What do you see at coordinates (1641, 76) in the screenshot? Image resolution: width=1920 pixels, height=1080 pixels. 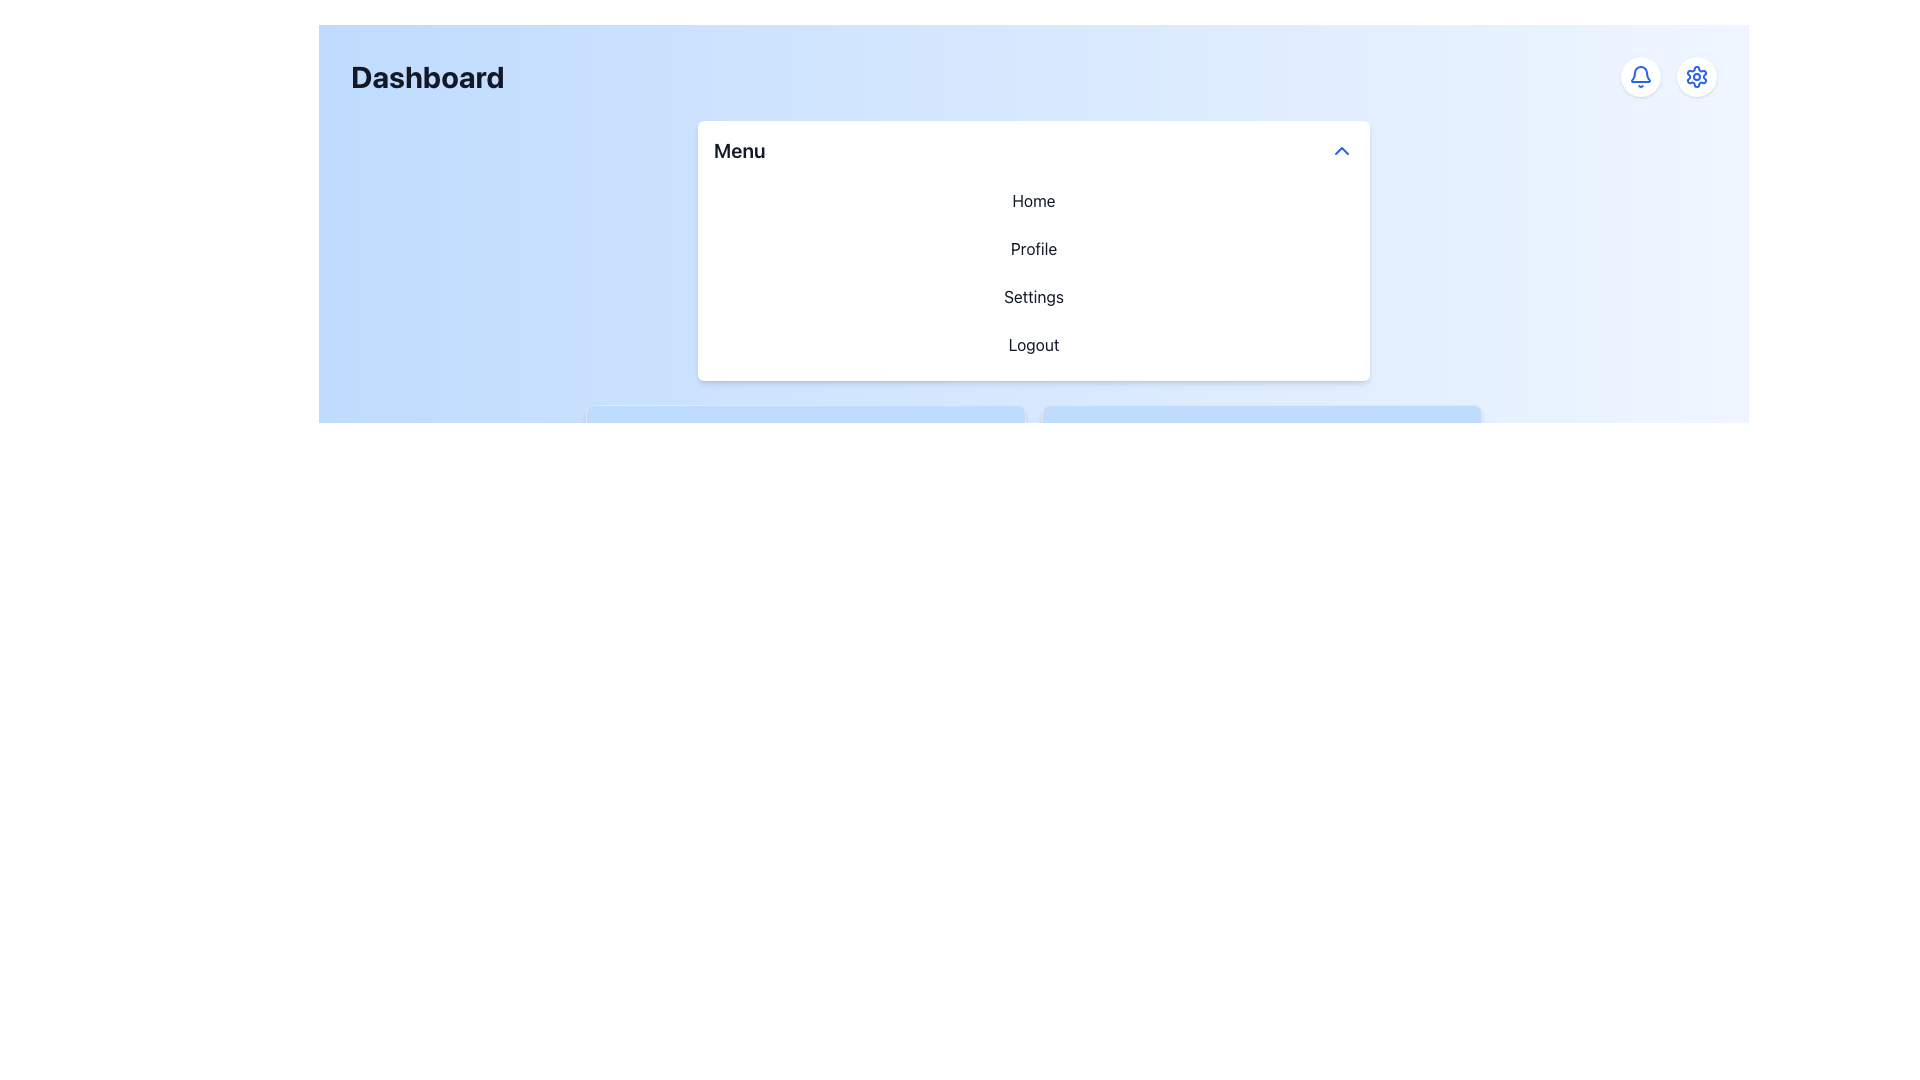 I see `the Notification Bell icon located in the top-right corner of the interface` at bounding box center [1641, 76].